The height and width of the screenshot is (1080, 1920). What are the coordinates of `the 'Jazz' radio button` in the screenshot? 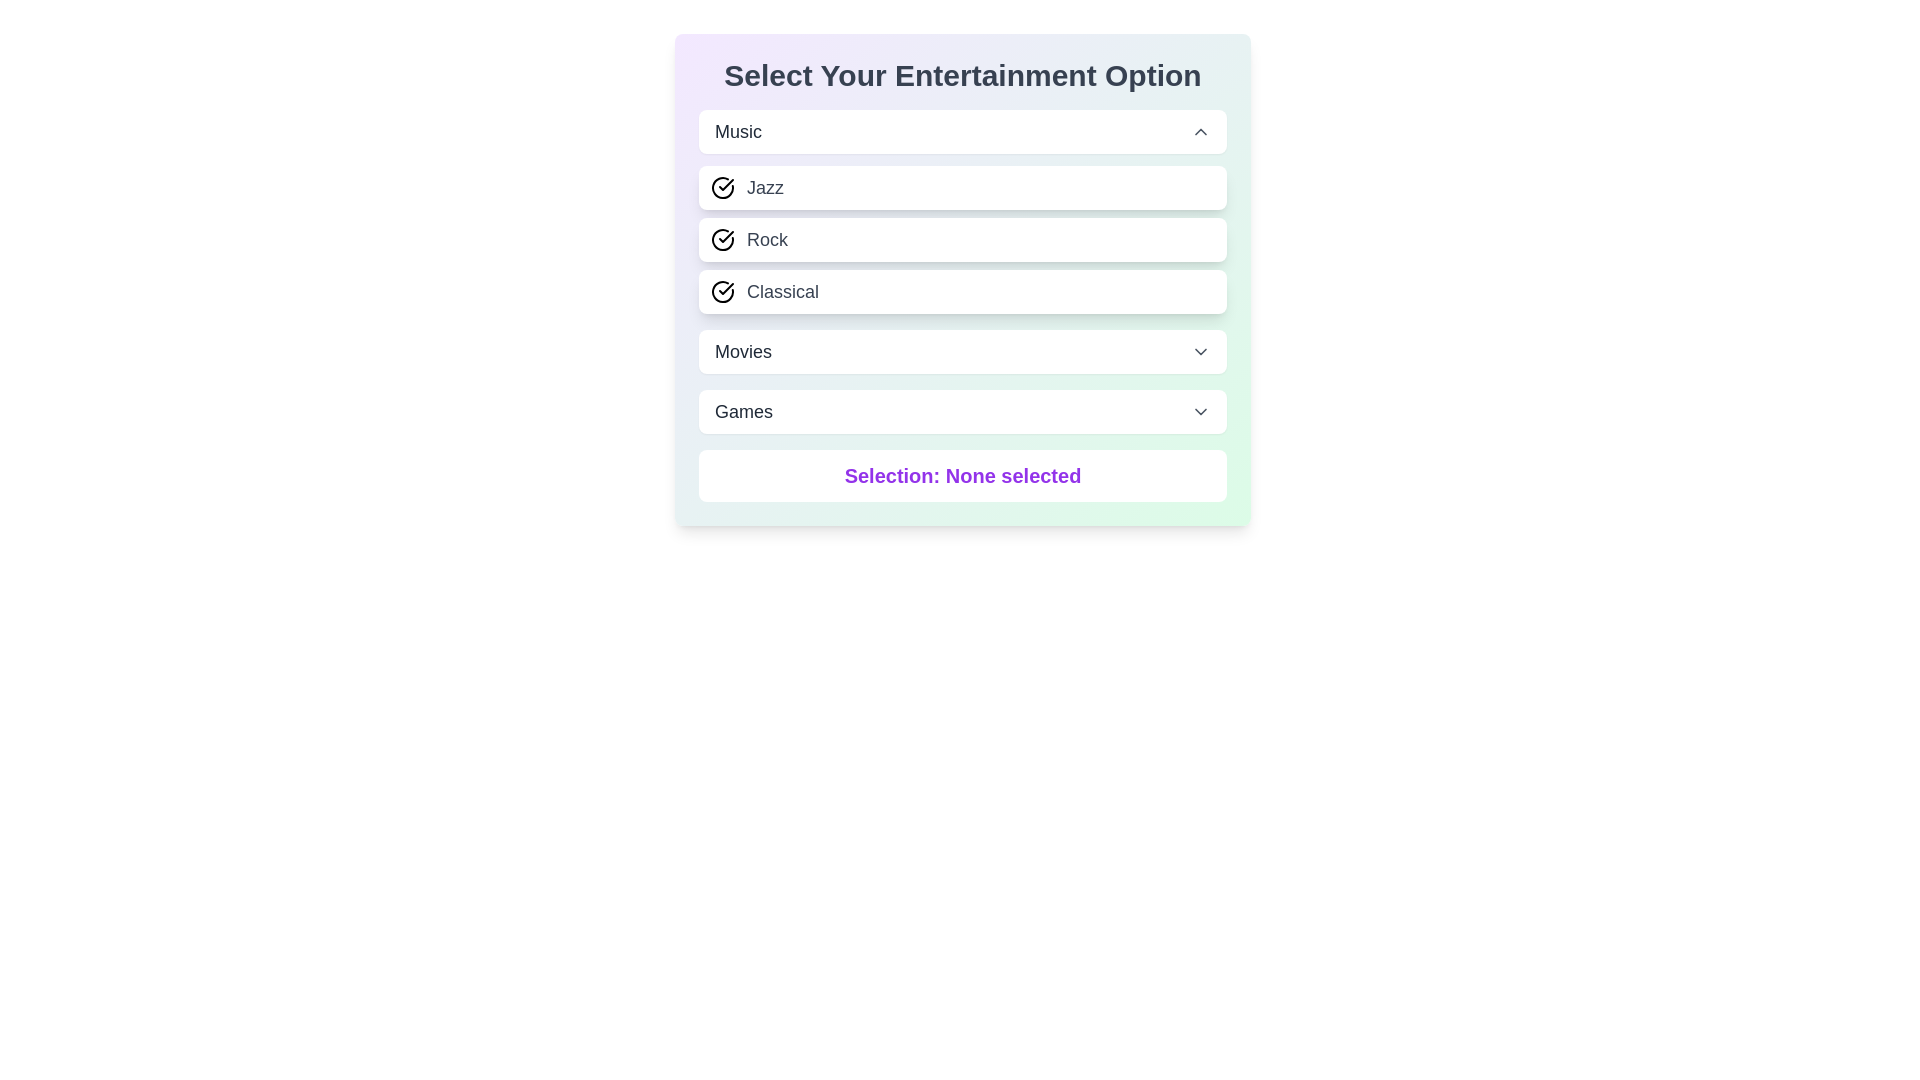 It's located at (963, 188).